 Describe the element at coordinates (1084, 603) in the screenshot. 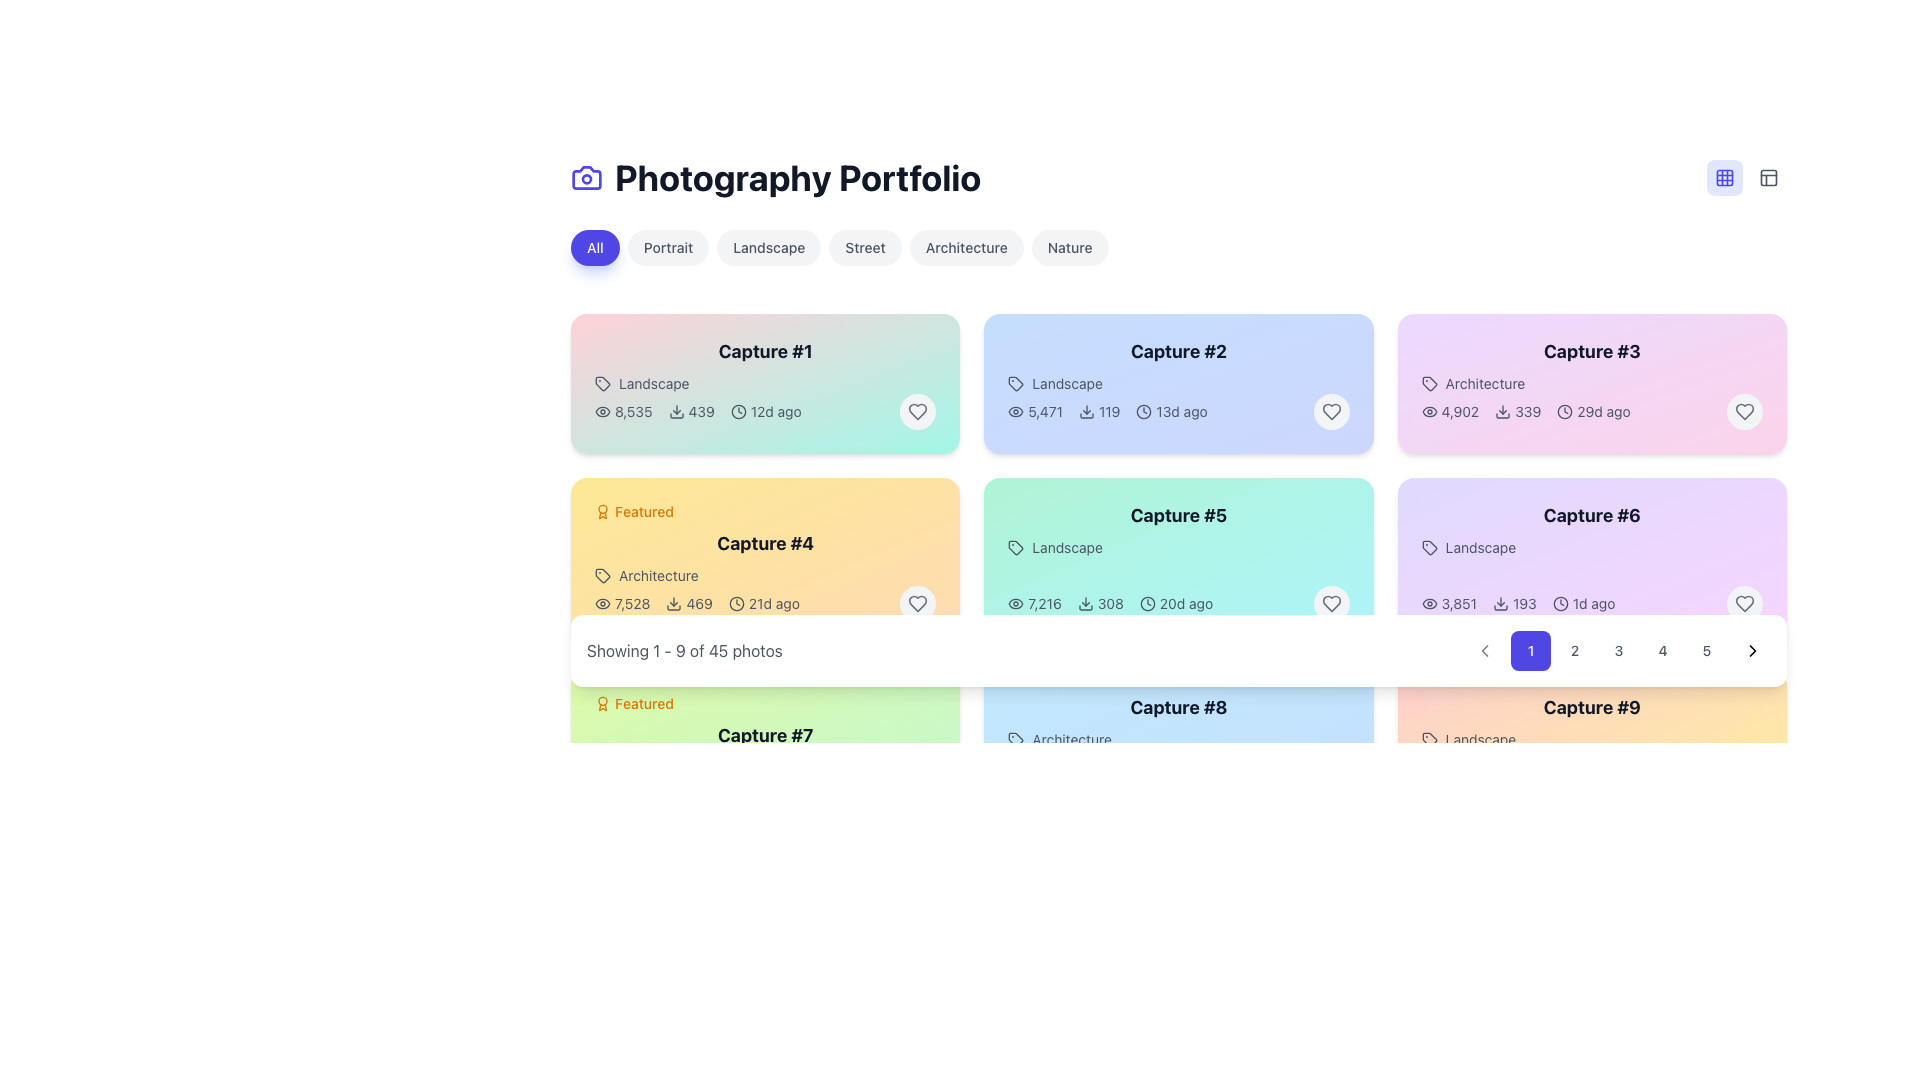

I see `the download action icon, which is a small SVG icon resembling a down-pointing arrow intersecting with a horizontal line, located within the card labeled 'Capture #5' in the third column of the top row` at that location.